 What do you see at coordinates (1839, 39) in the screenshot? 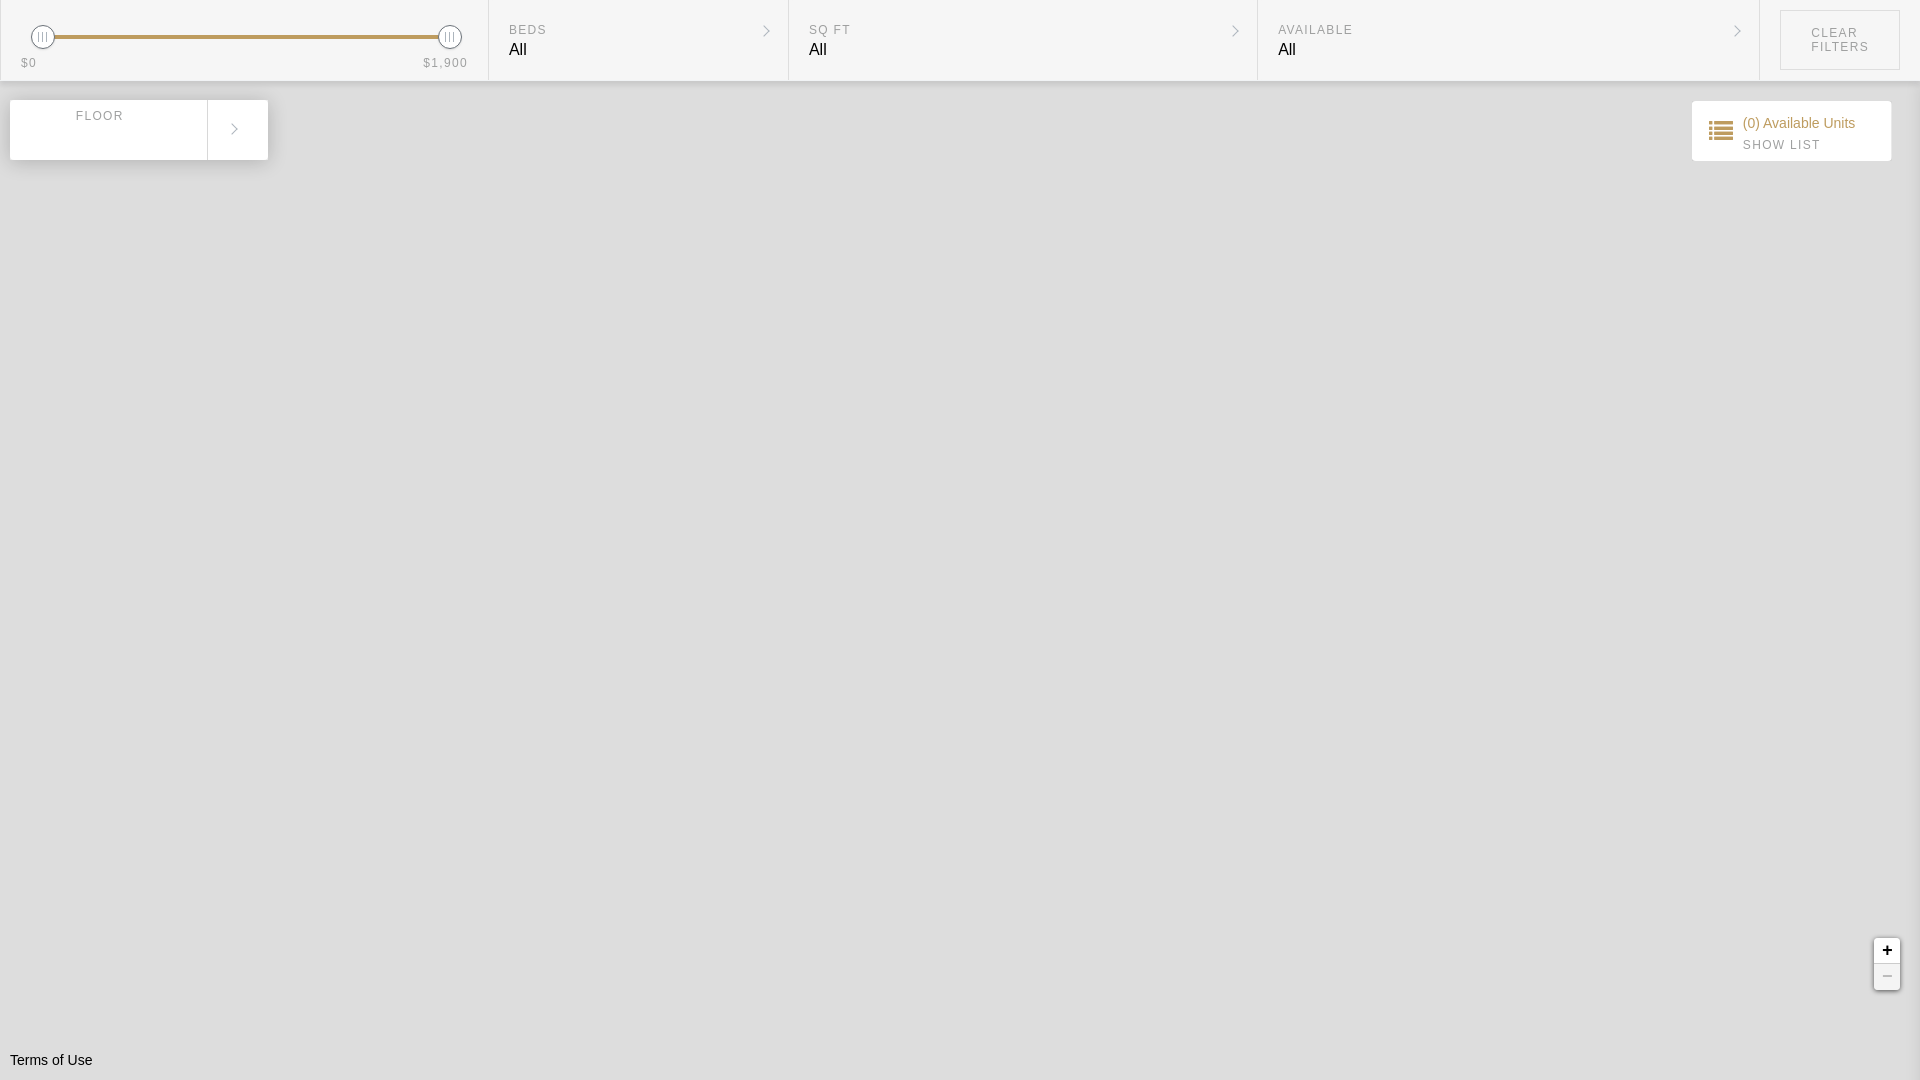
I see `'CLEAR` at bounding box center [1839, 39].